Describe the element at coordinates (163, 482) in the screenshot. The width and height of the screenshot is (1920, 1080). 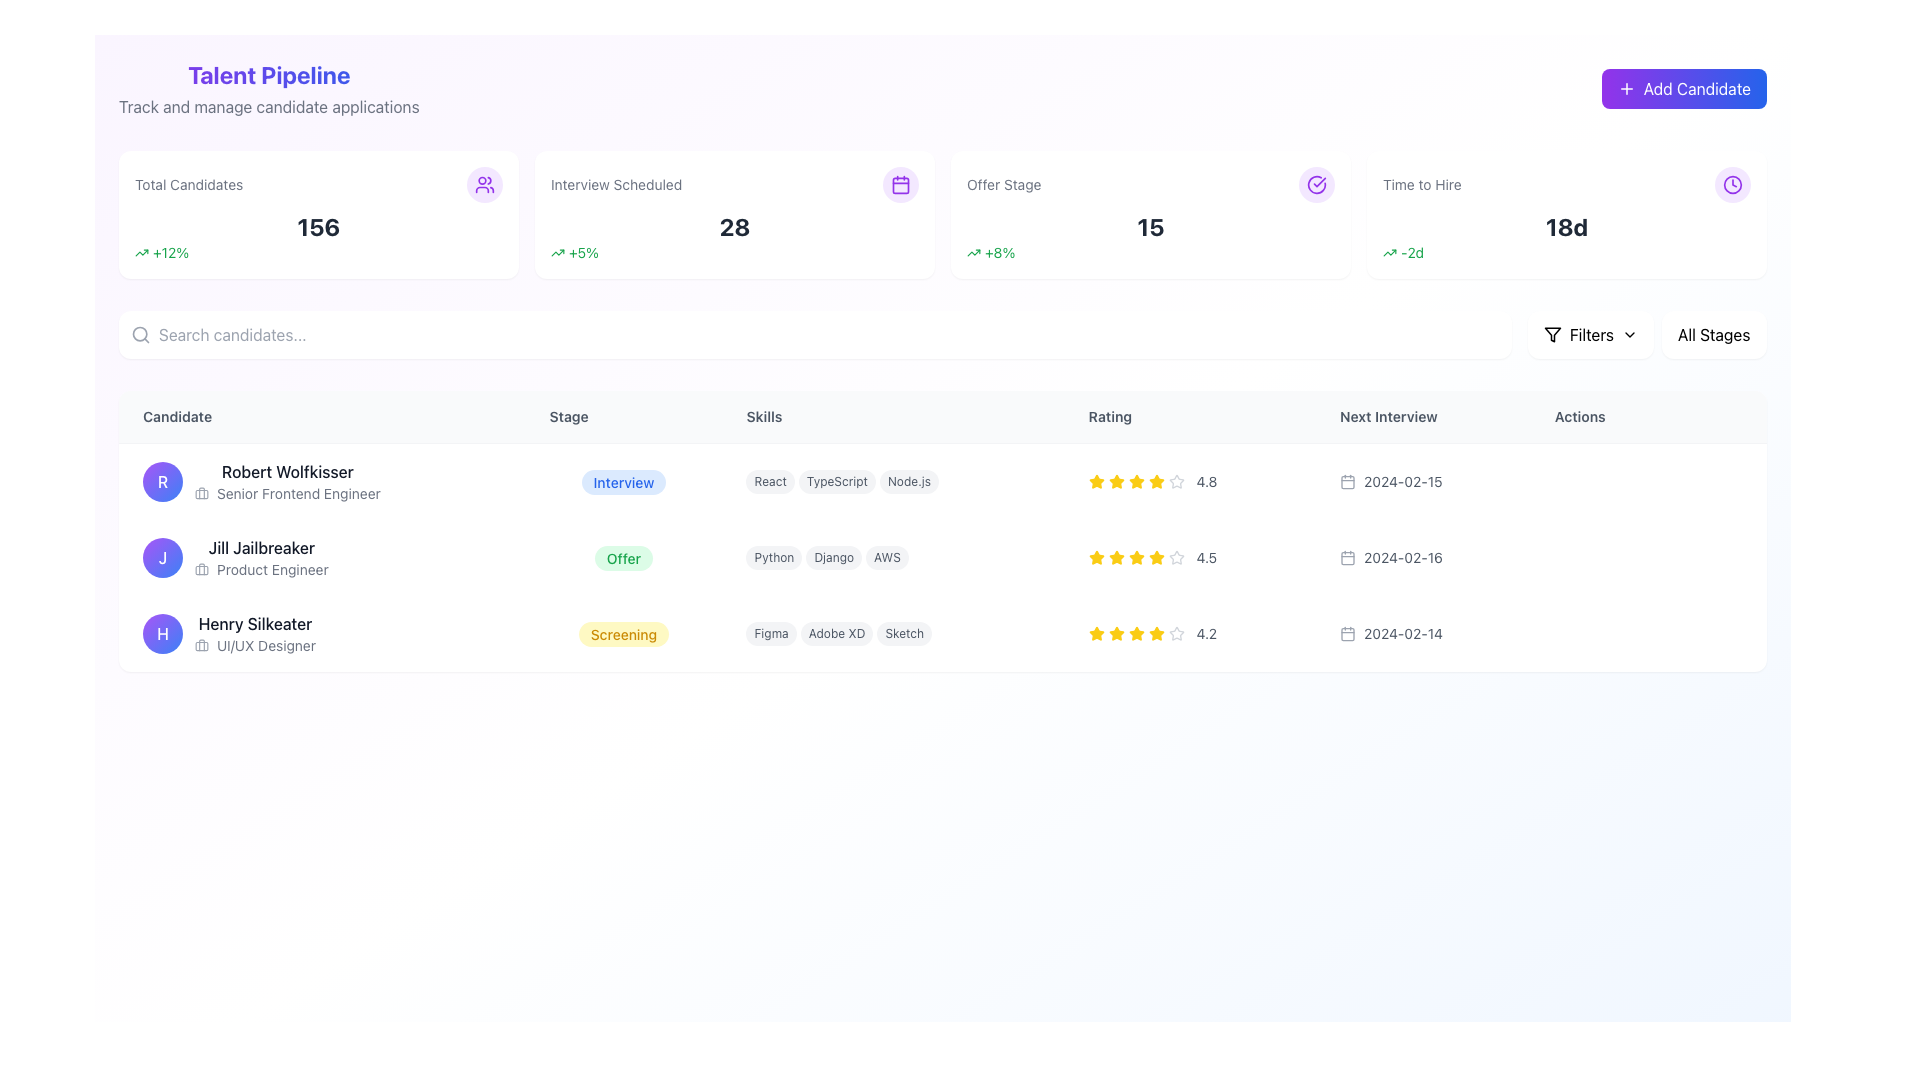
I see `the Avatar icon for candidate 'Robert Wolfkisser' located at the far left of the first row in the candidate table under the 'Candidate' column` at that location.